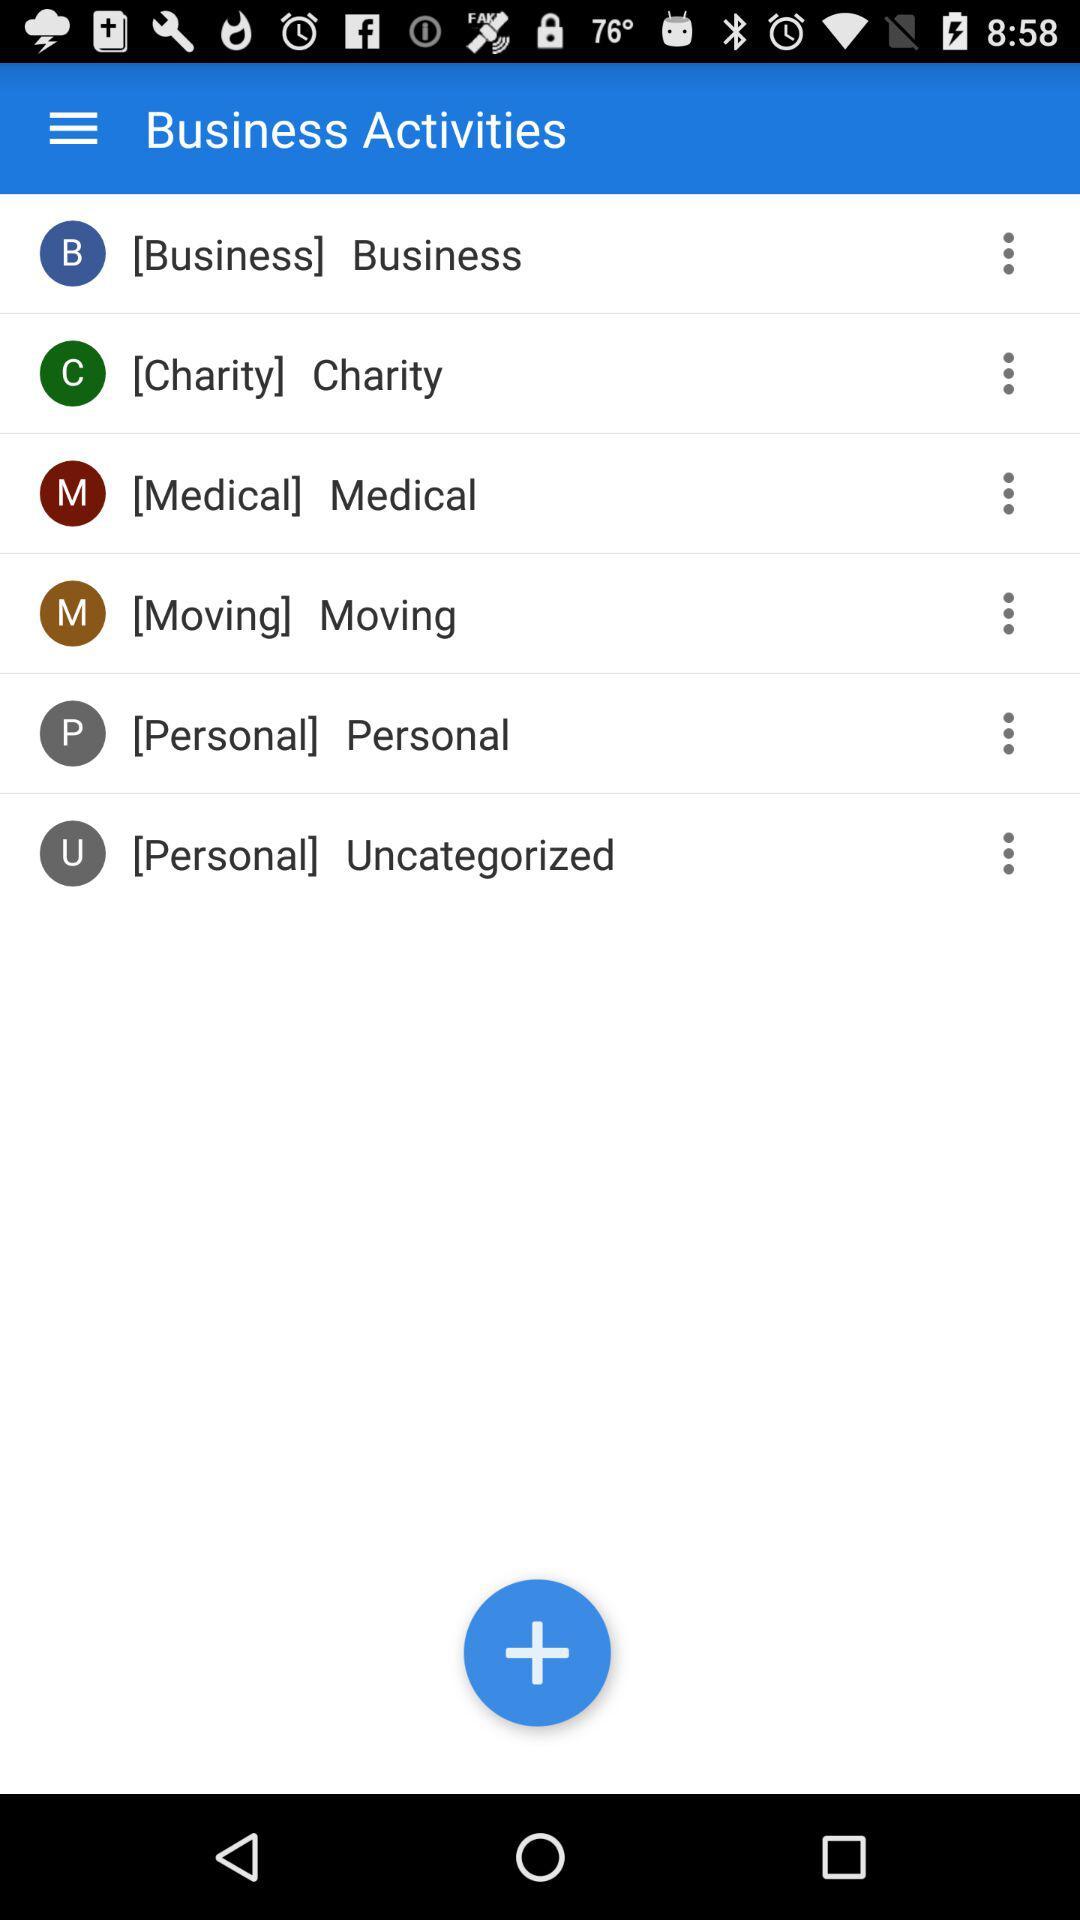 The image size is (1080, 1920). Describe the element at coordinates (72, 127) in the screenshot. I see `menu` at that location.